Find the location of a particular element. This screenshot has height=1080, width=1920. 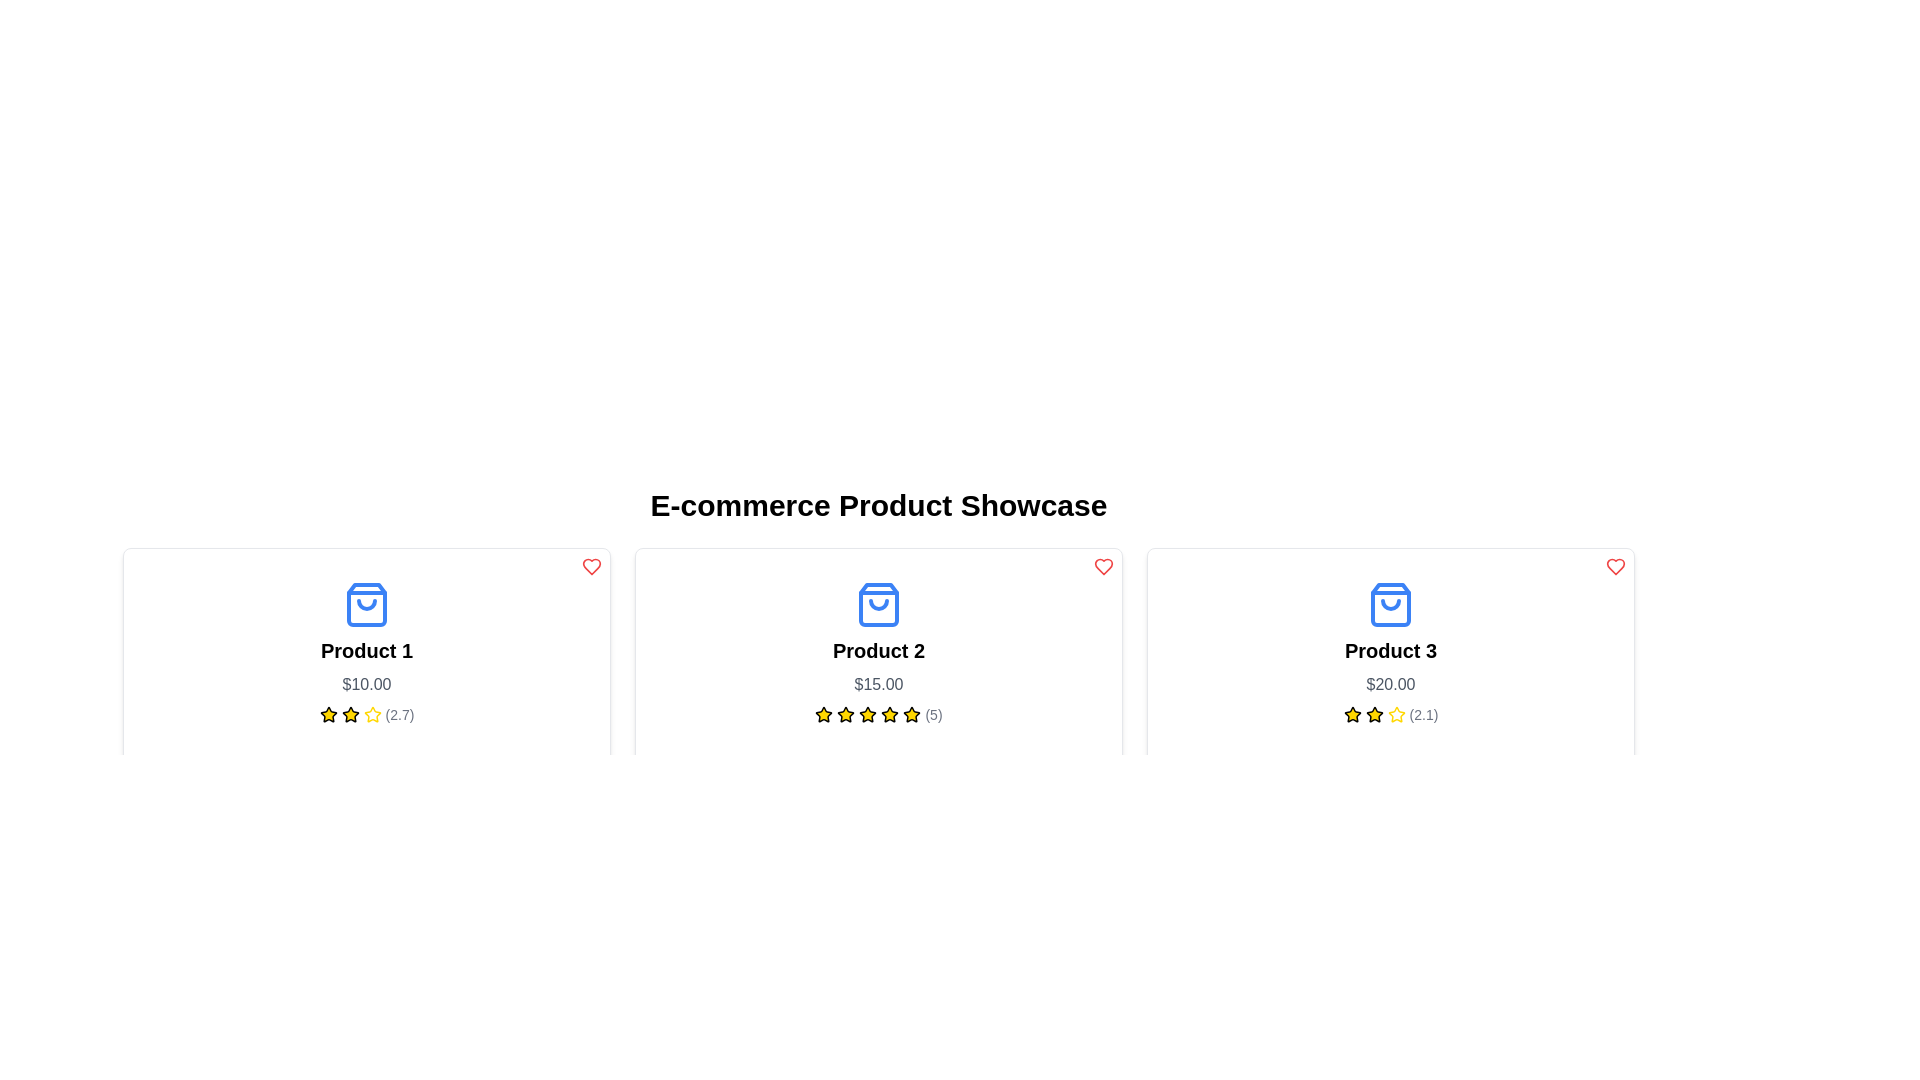

the third yellow star icon in the rating system for 'Product 2' to trigger tooltip or highlight effects is located at coordinates (911, 713).